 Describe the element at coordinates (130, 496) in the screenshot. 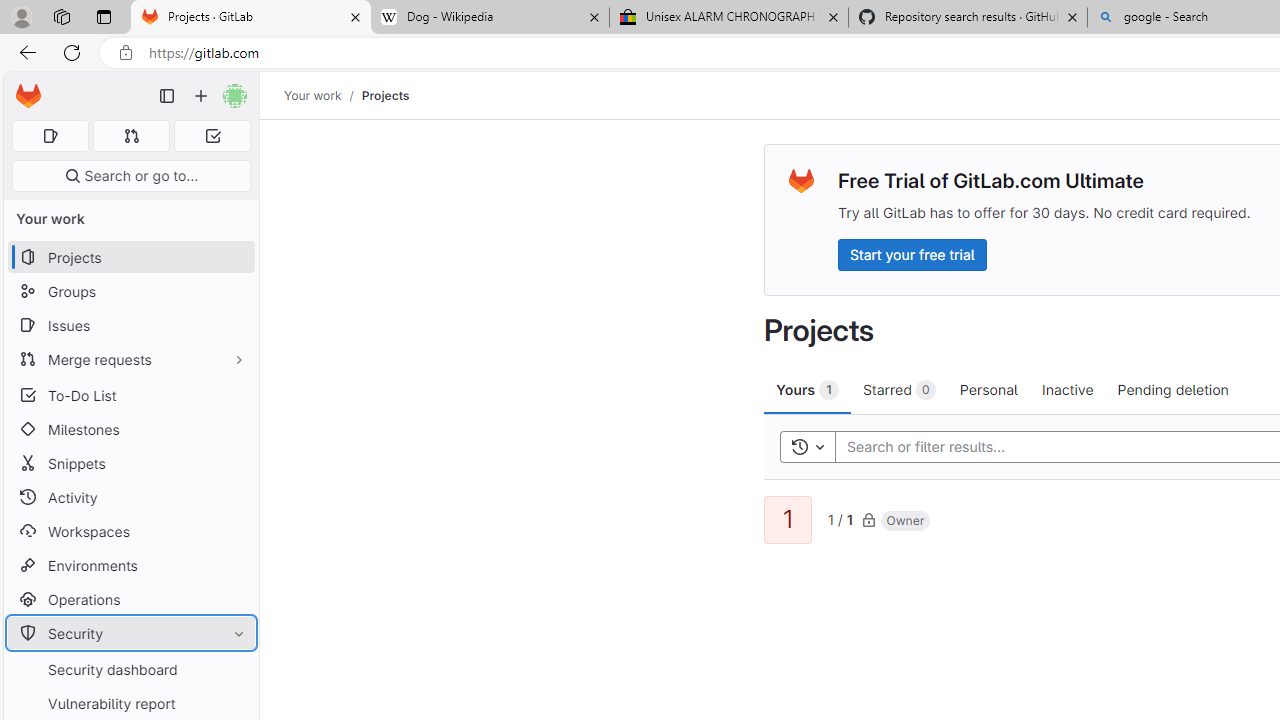

I see `'Activity'` at that location.